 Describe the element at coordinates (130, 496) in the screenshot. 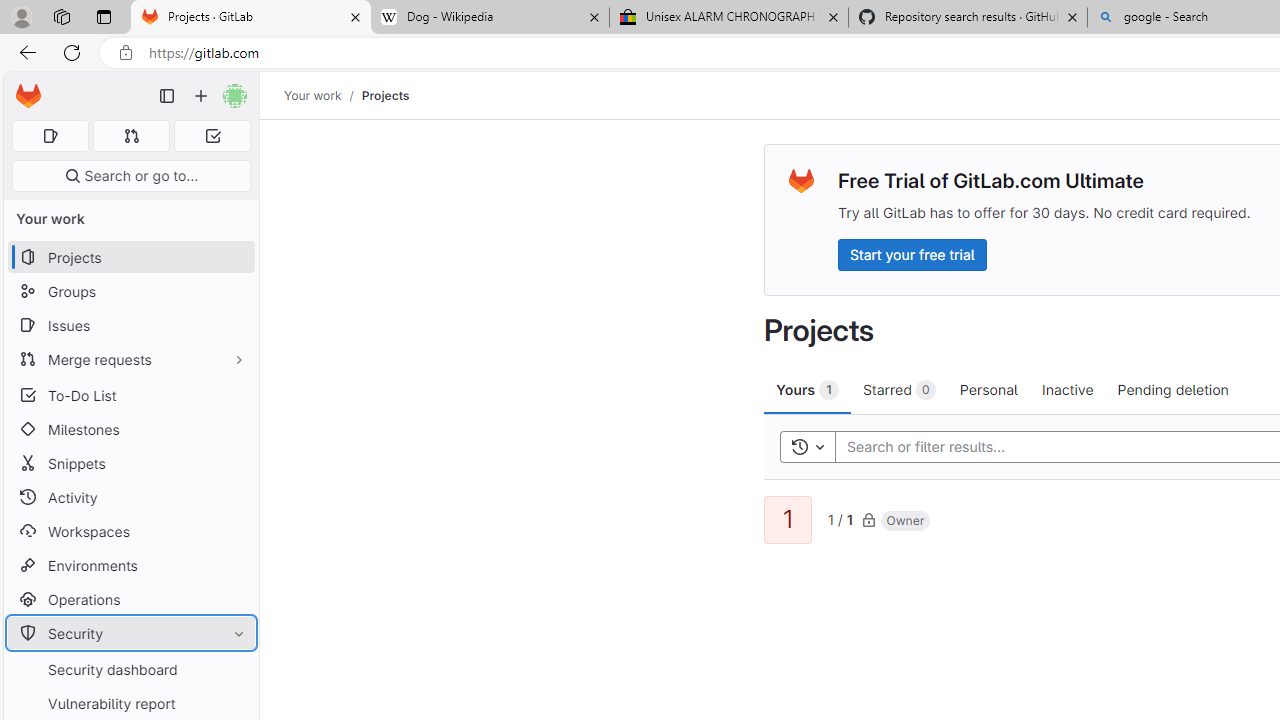

I see `'Activity'` at that location.